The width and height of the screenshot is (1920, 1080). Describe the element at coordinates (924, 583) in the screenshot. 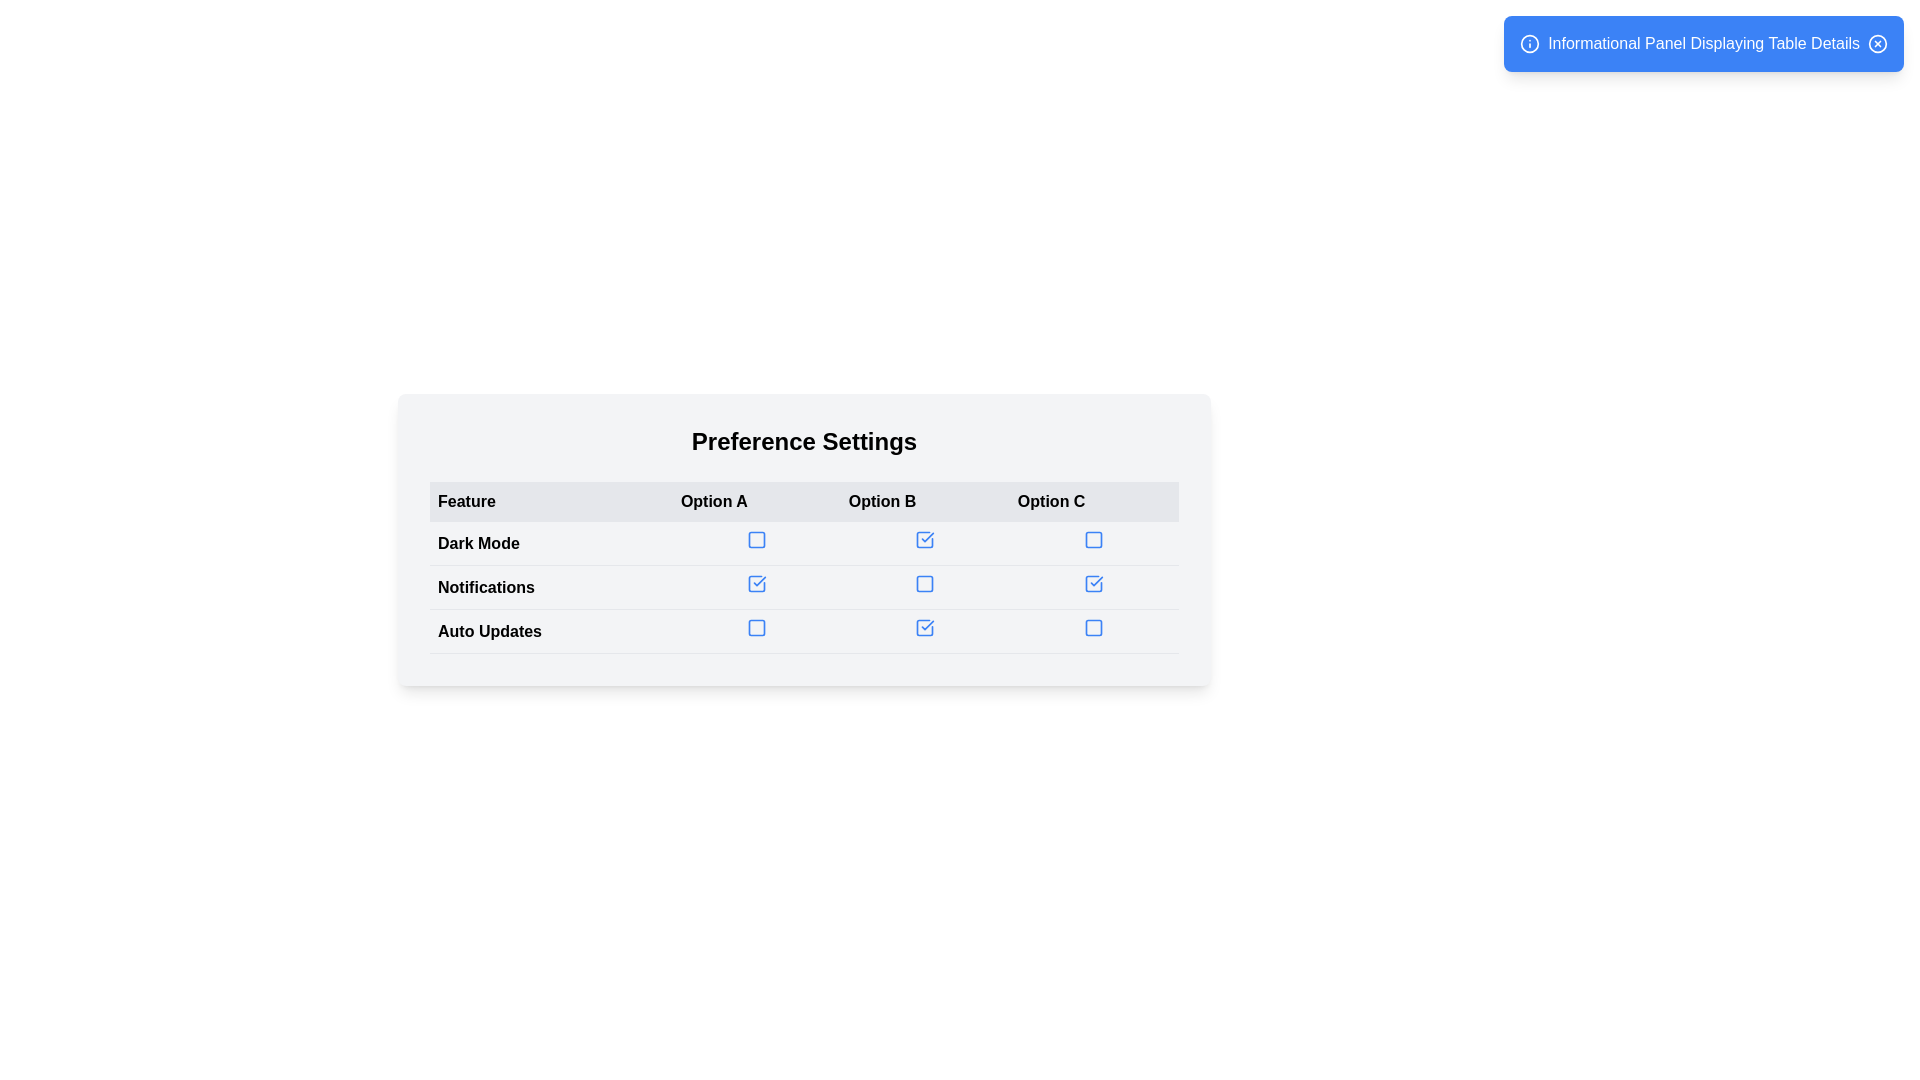

I see `the checkbox for 'Option B' under 'Notifications' in the 'Preference Settings' section` at that location.